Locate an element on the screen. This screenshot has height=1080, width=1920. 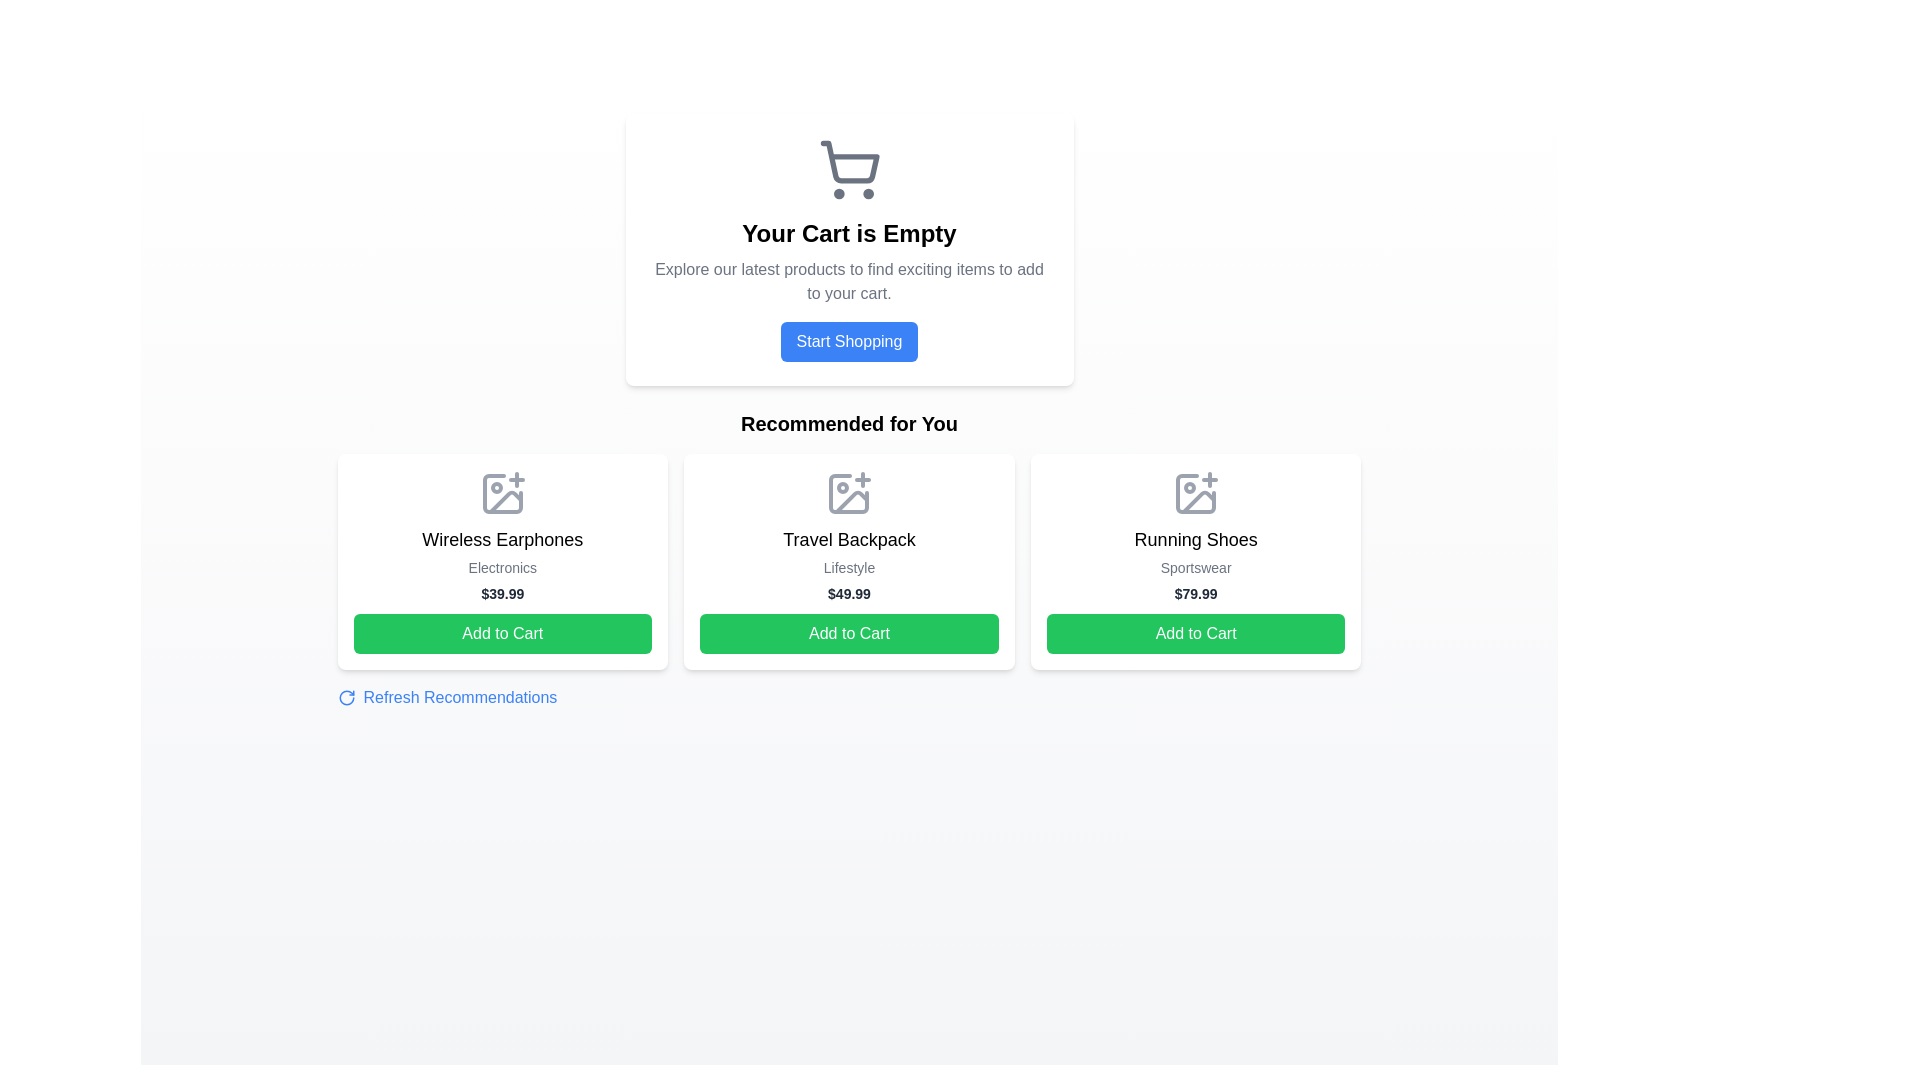
price displayed in the static text element located at the bottom of the 'Wireless Earphones' card, between the 'Electronics' description and the 'Add to Cart' button is located at coordinates (502, 593).